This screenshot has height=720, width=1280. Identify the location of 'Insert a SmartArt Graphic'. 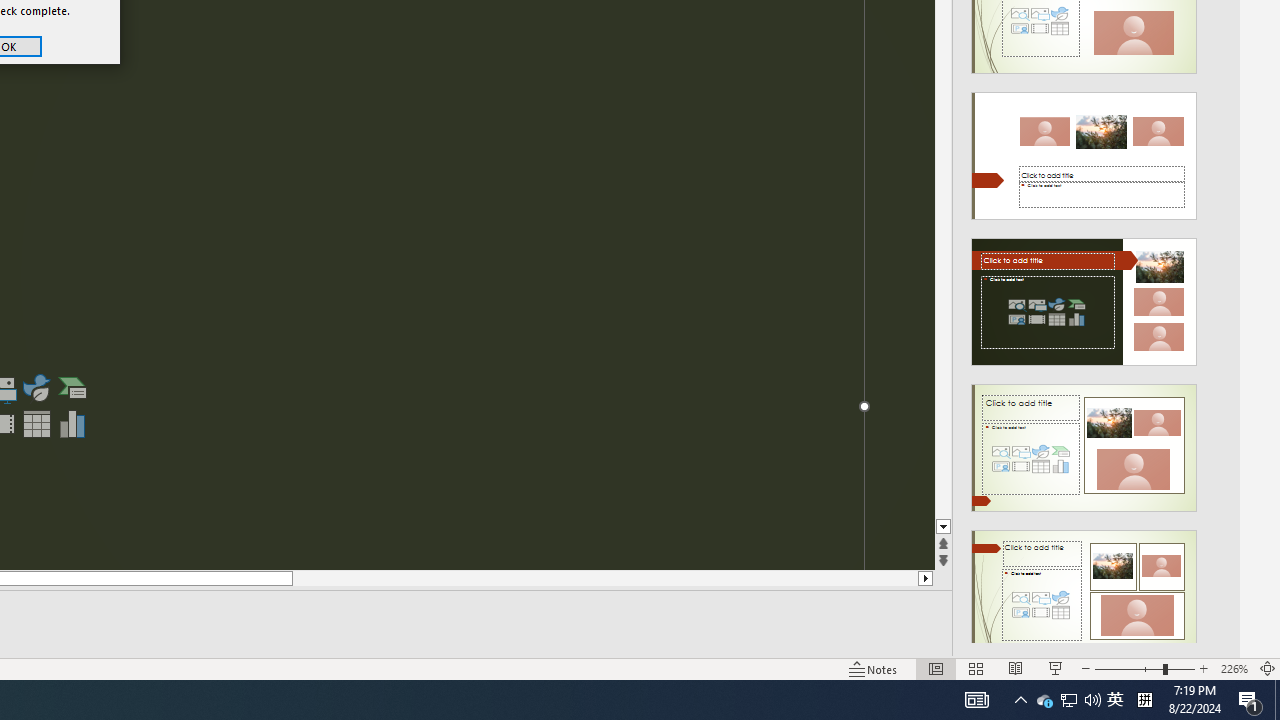
(73, 388).